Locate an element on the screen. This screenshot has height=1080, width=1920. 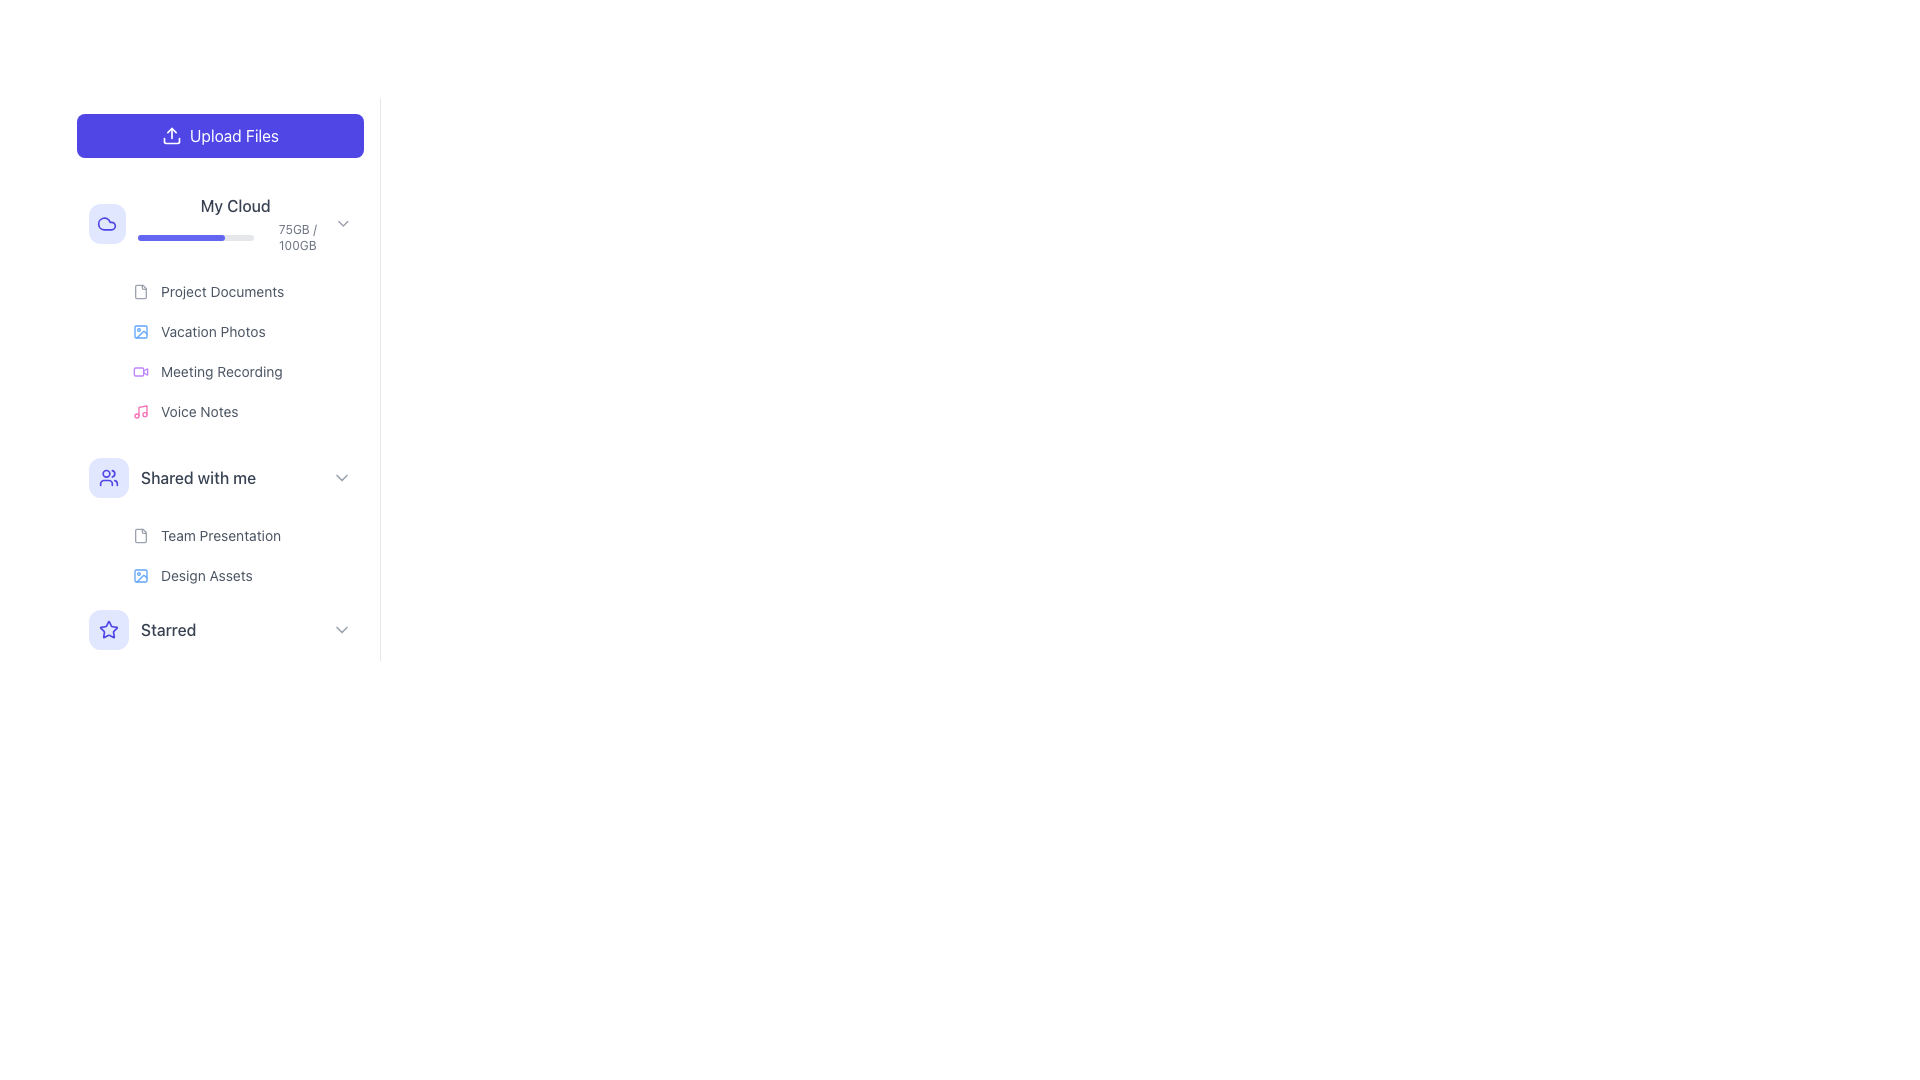
the Chevron or arrow icon at the right end of the 'My Cloud' row is located at coordinates (342, 223).